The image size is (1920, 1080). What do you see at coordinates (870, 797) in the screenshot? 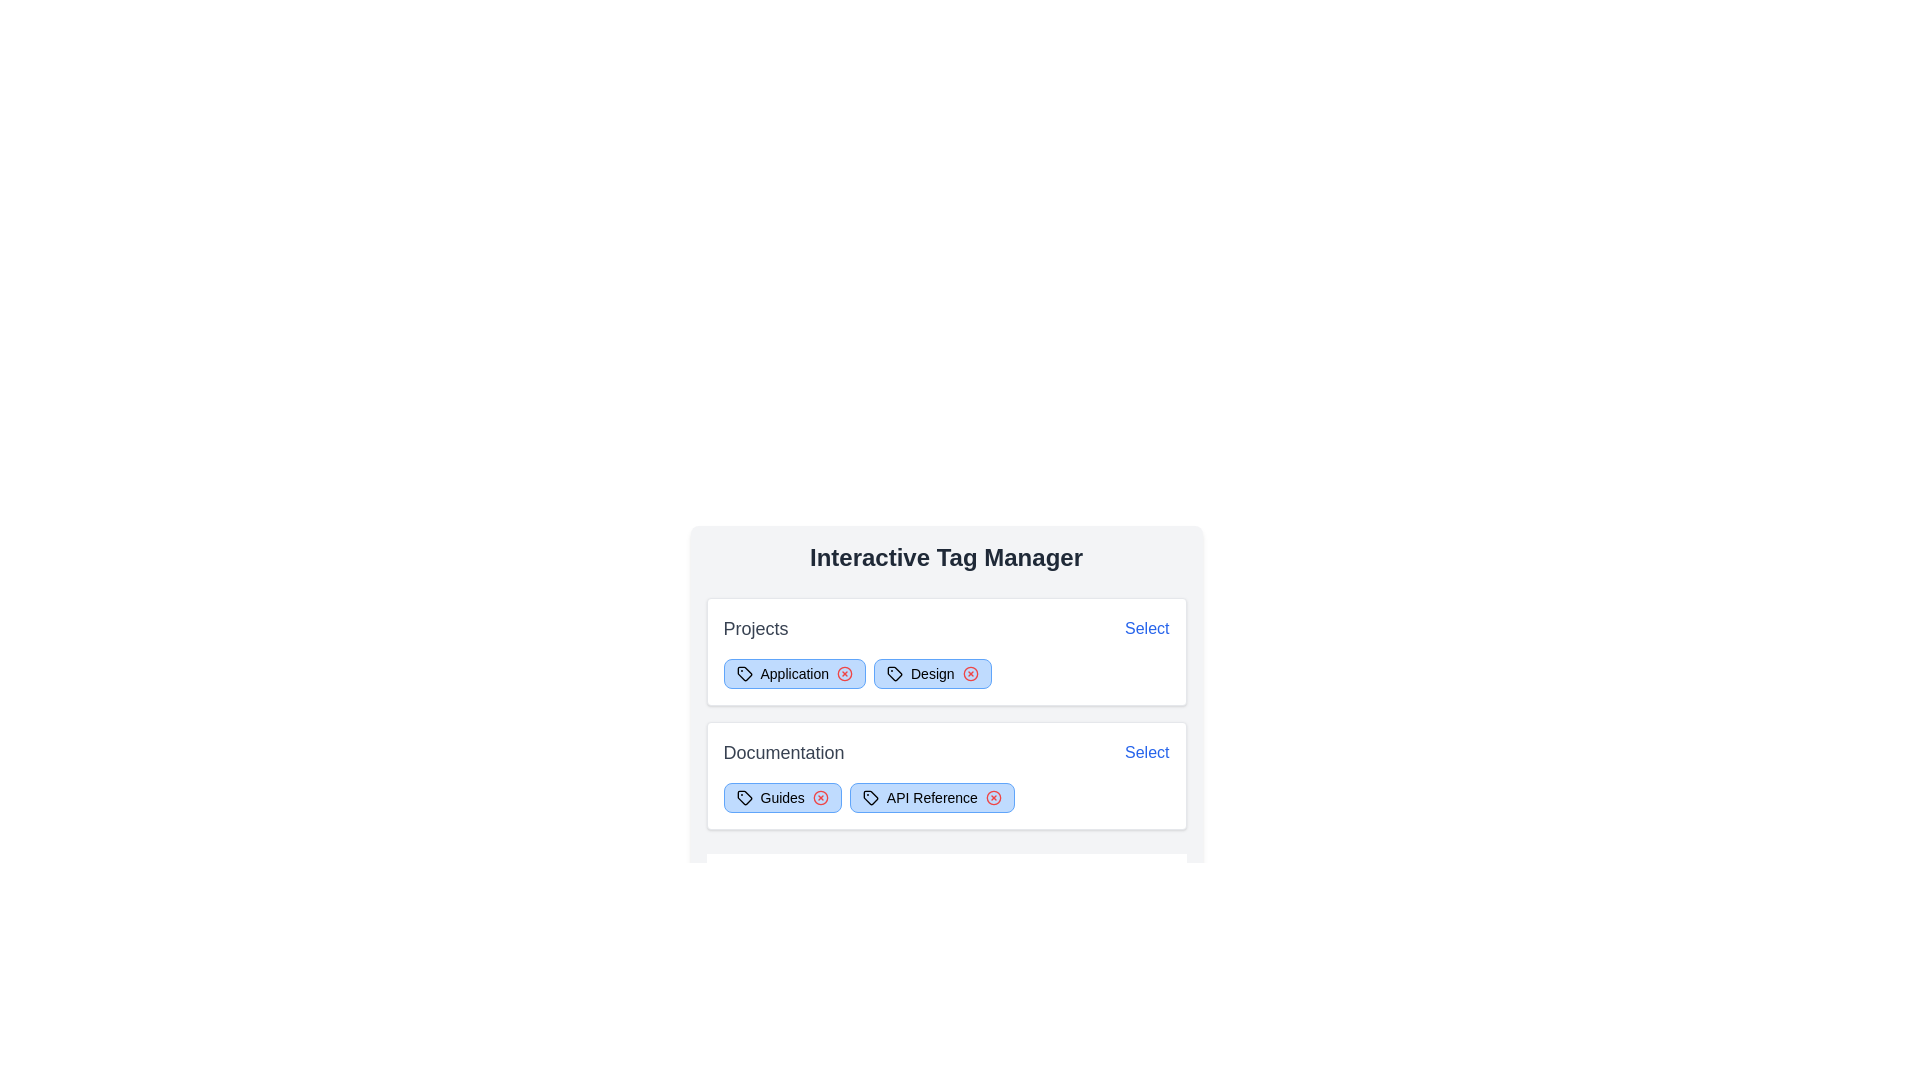
I see `the icon that visually identifies the 'API Reference' button in the 'Documentation' section, positioned on the left side of the text` at bounding box center [870, 797].